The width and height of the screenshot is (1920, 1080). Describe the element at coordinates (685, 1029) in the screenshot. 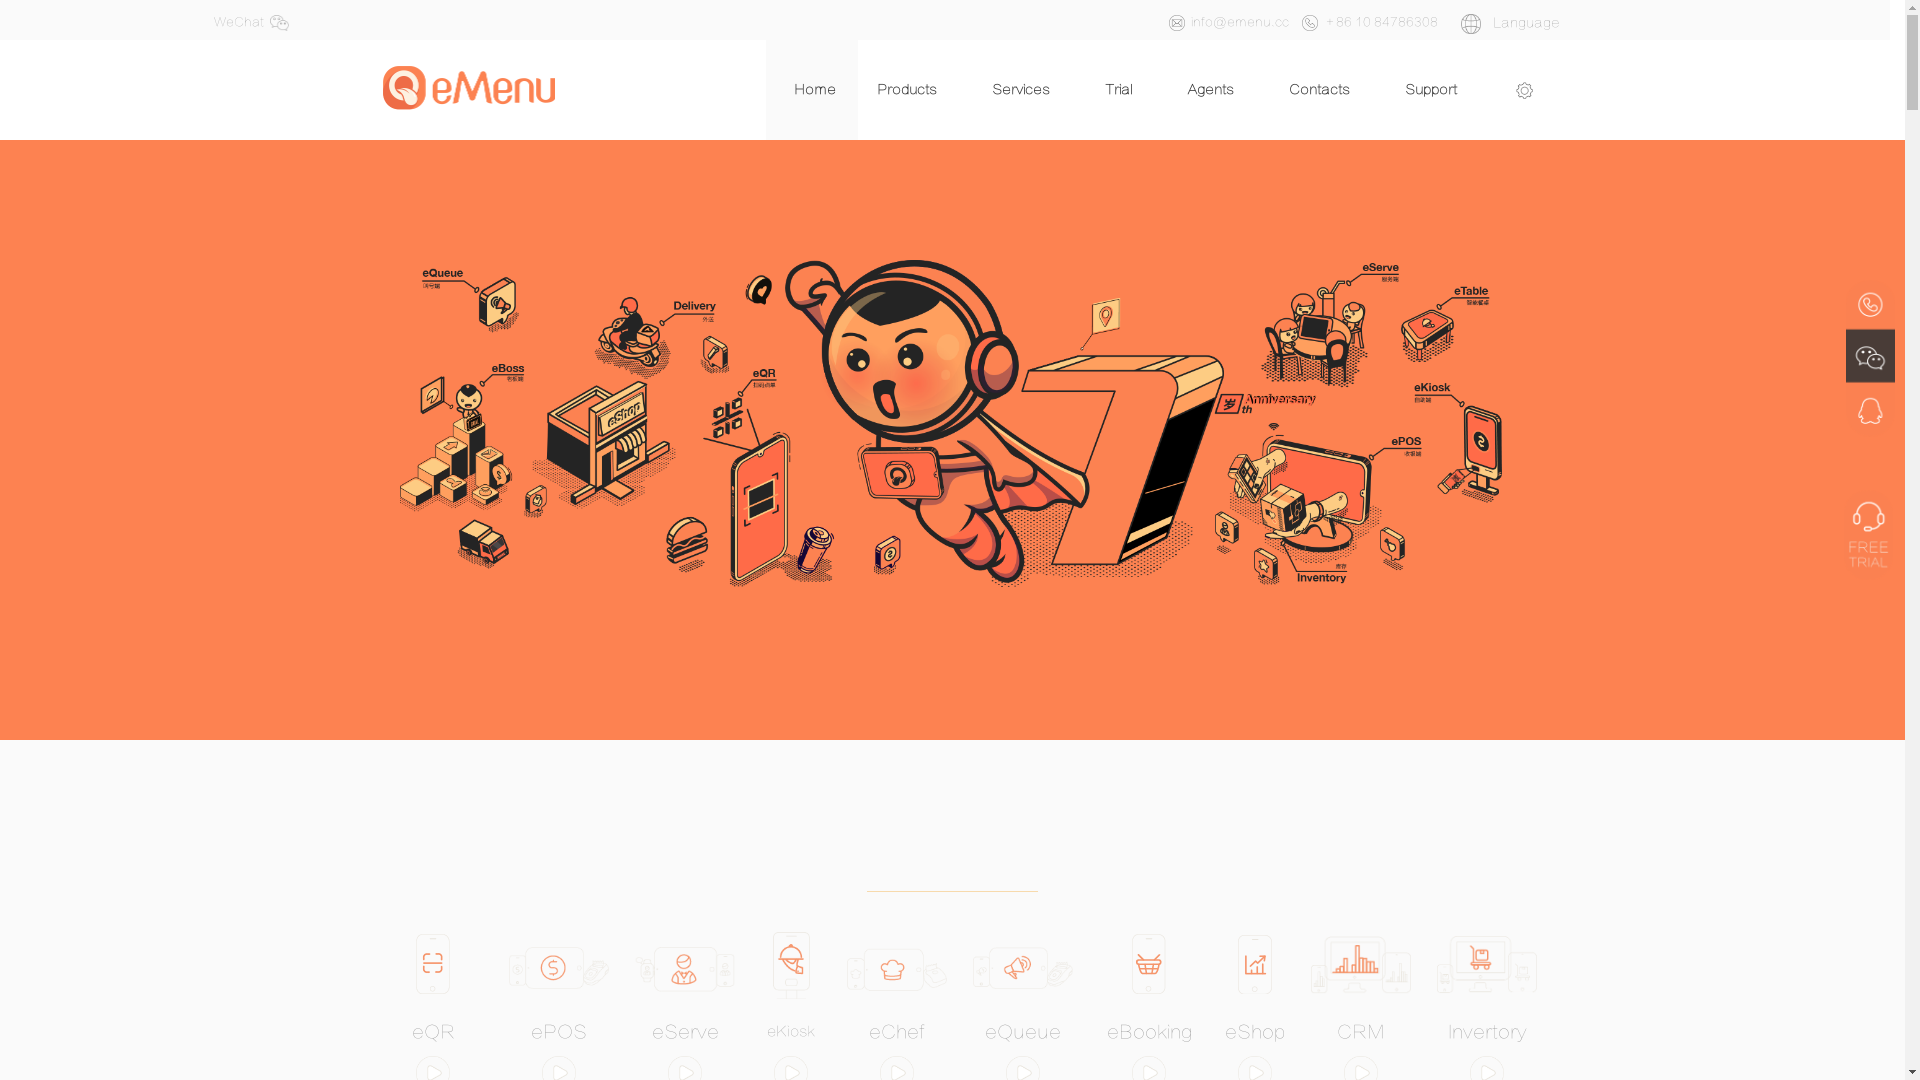

I see `'eServe'` at that location.